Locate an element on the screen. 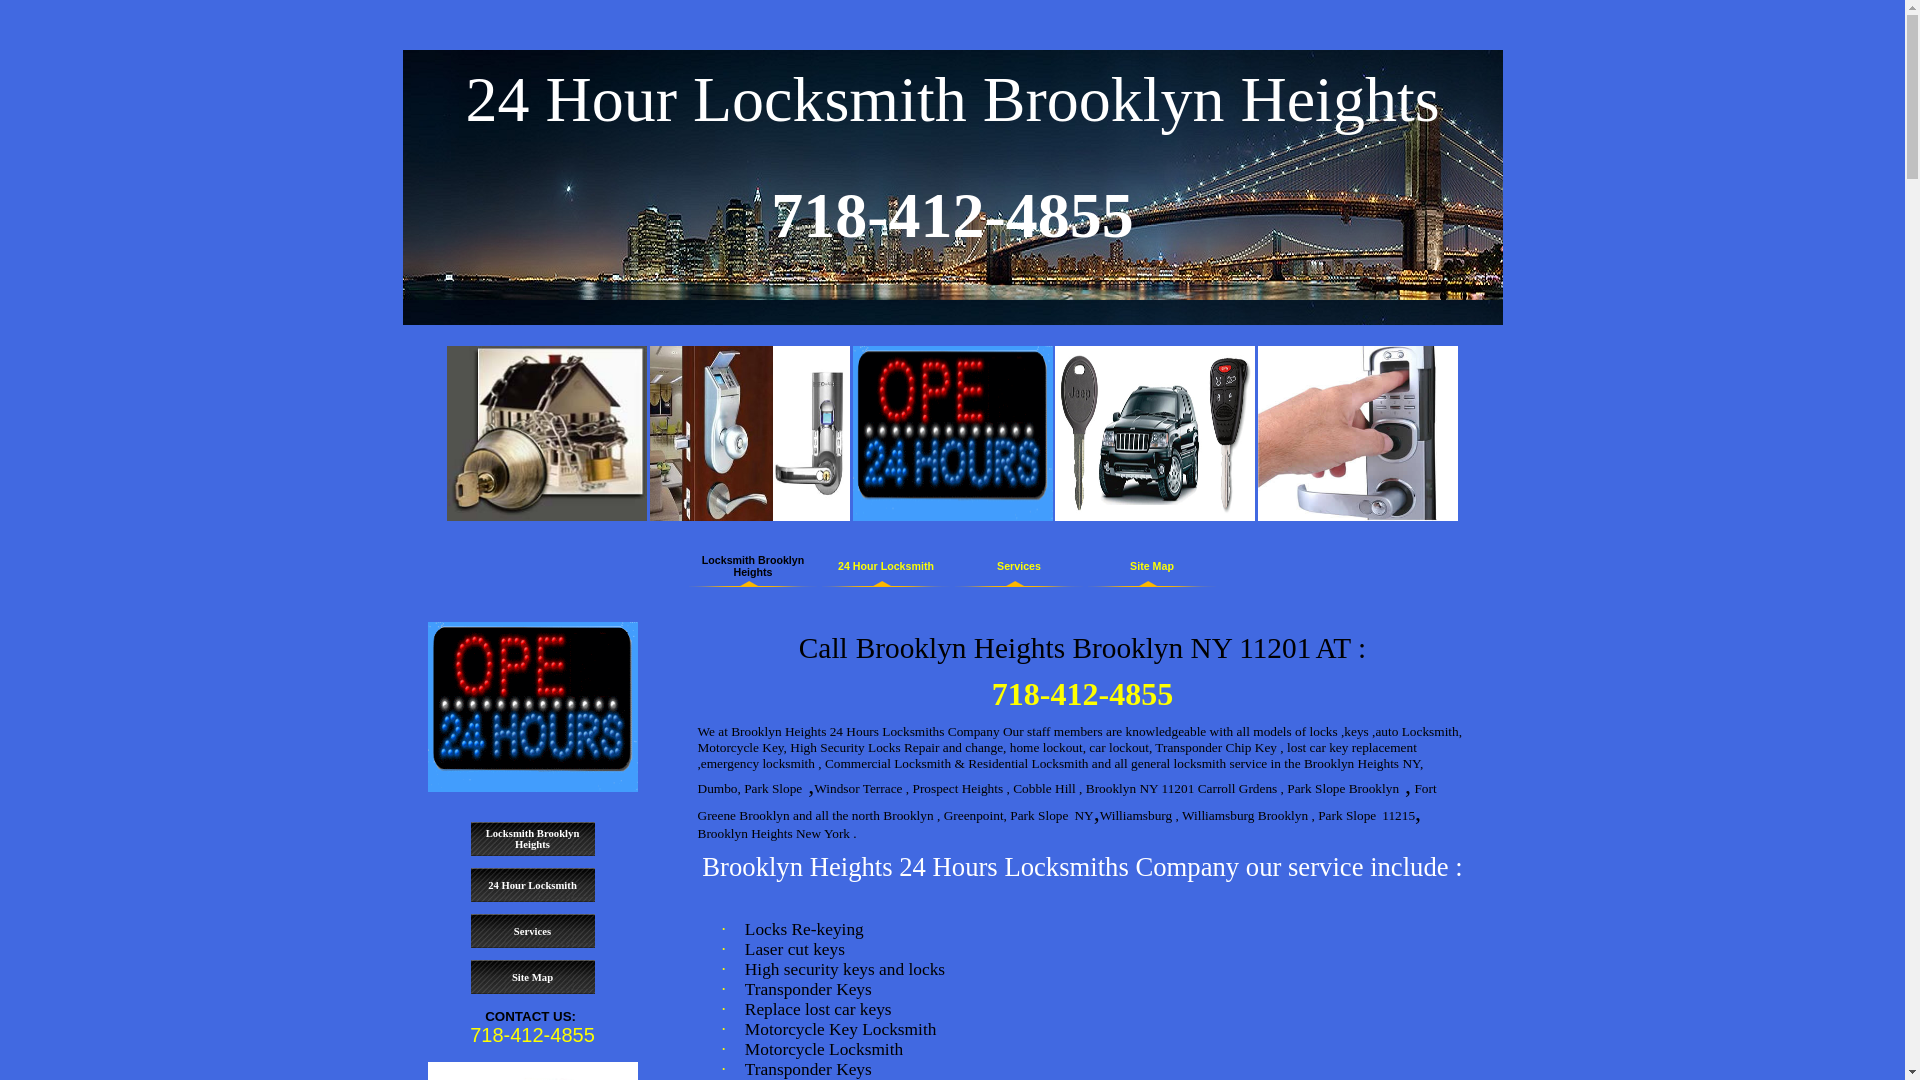  '24 Hours Locksmith Brooklyn Heights Brooklyn 11201' is located at coordinates (950, 432).